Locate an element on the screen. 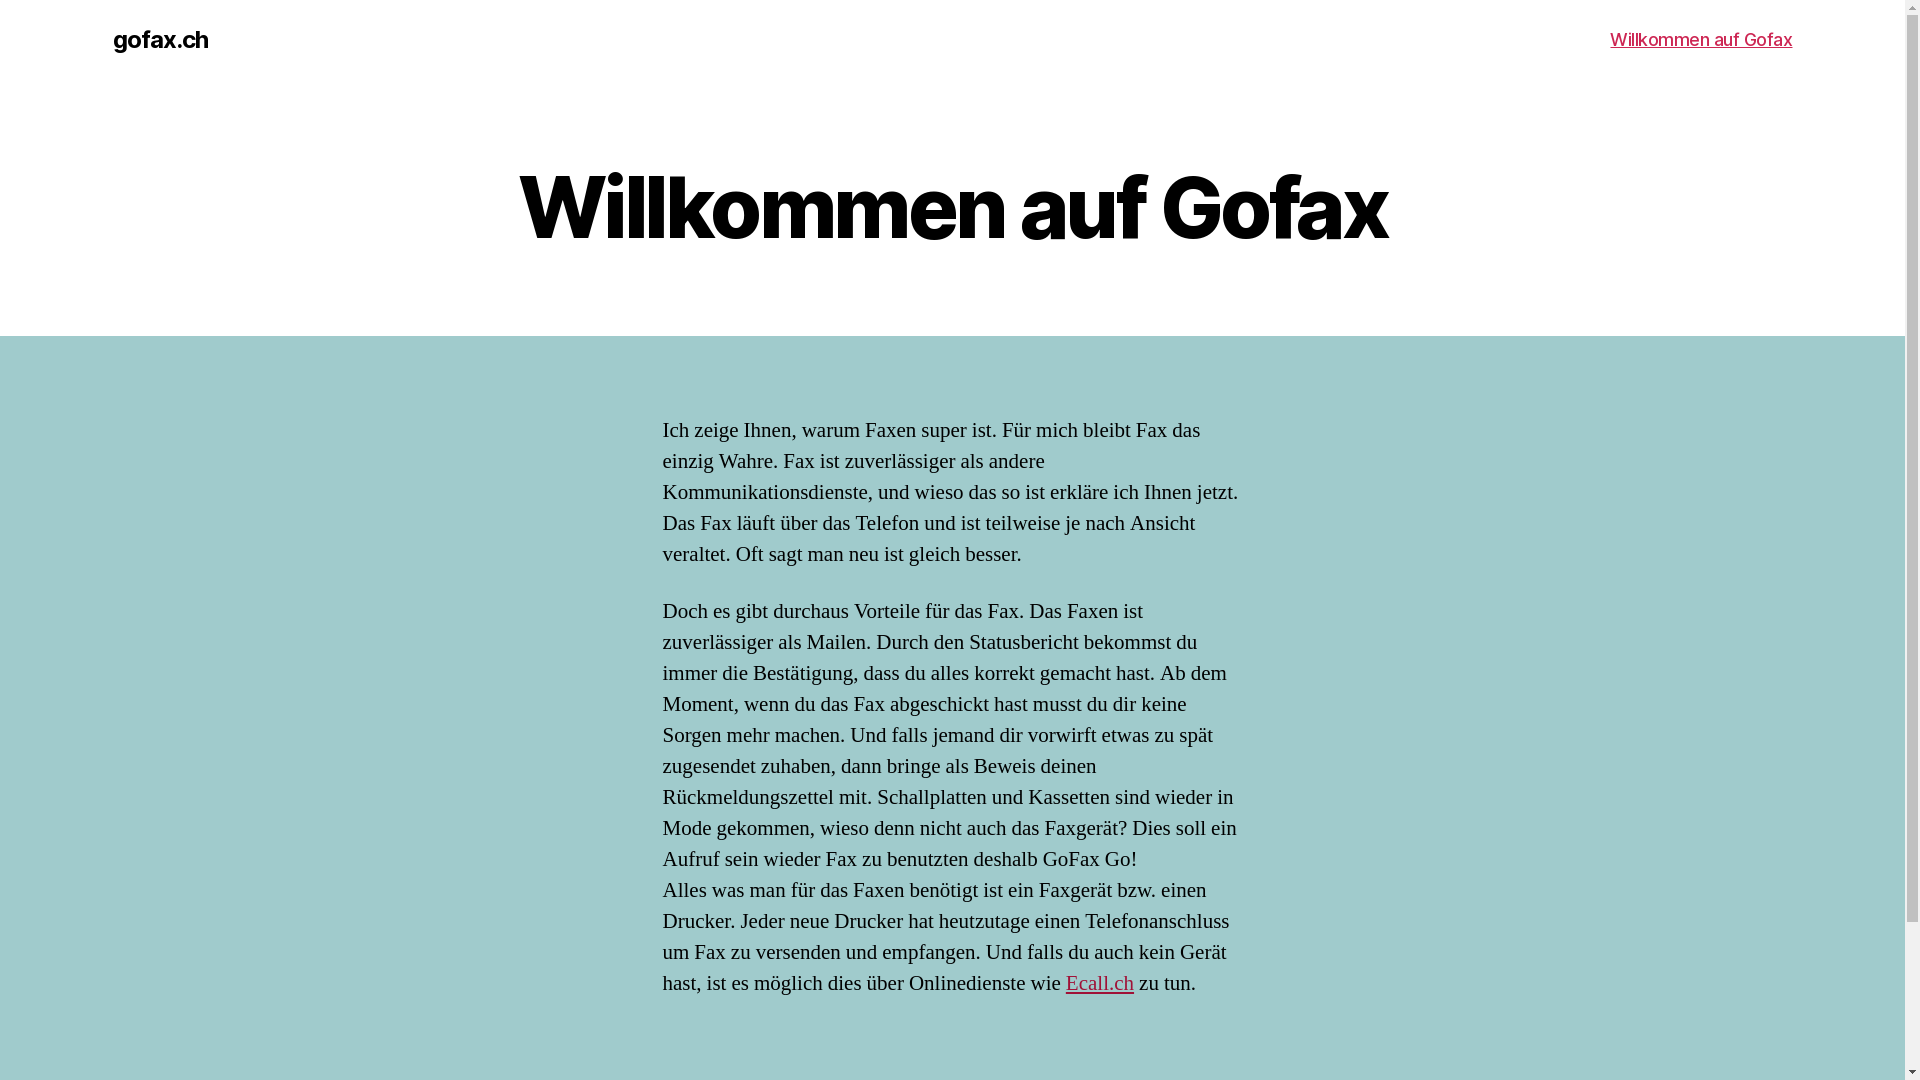 This screenshot has height=1080, width=1920. 'gofax.ch' is located at coordinates (158, 39).